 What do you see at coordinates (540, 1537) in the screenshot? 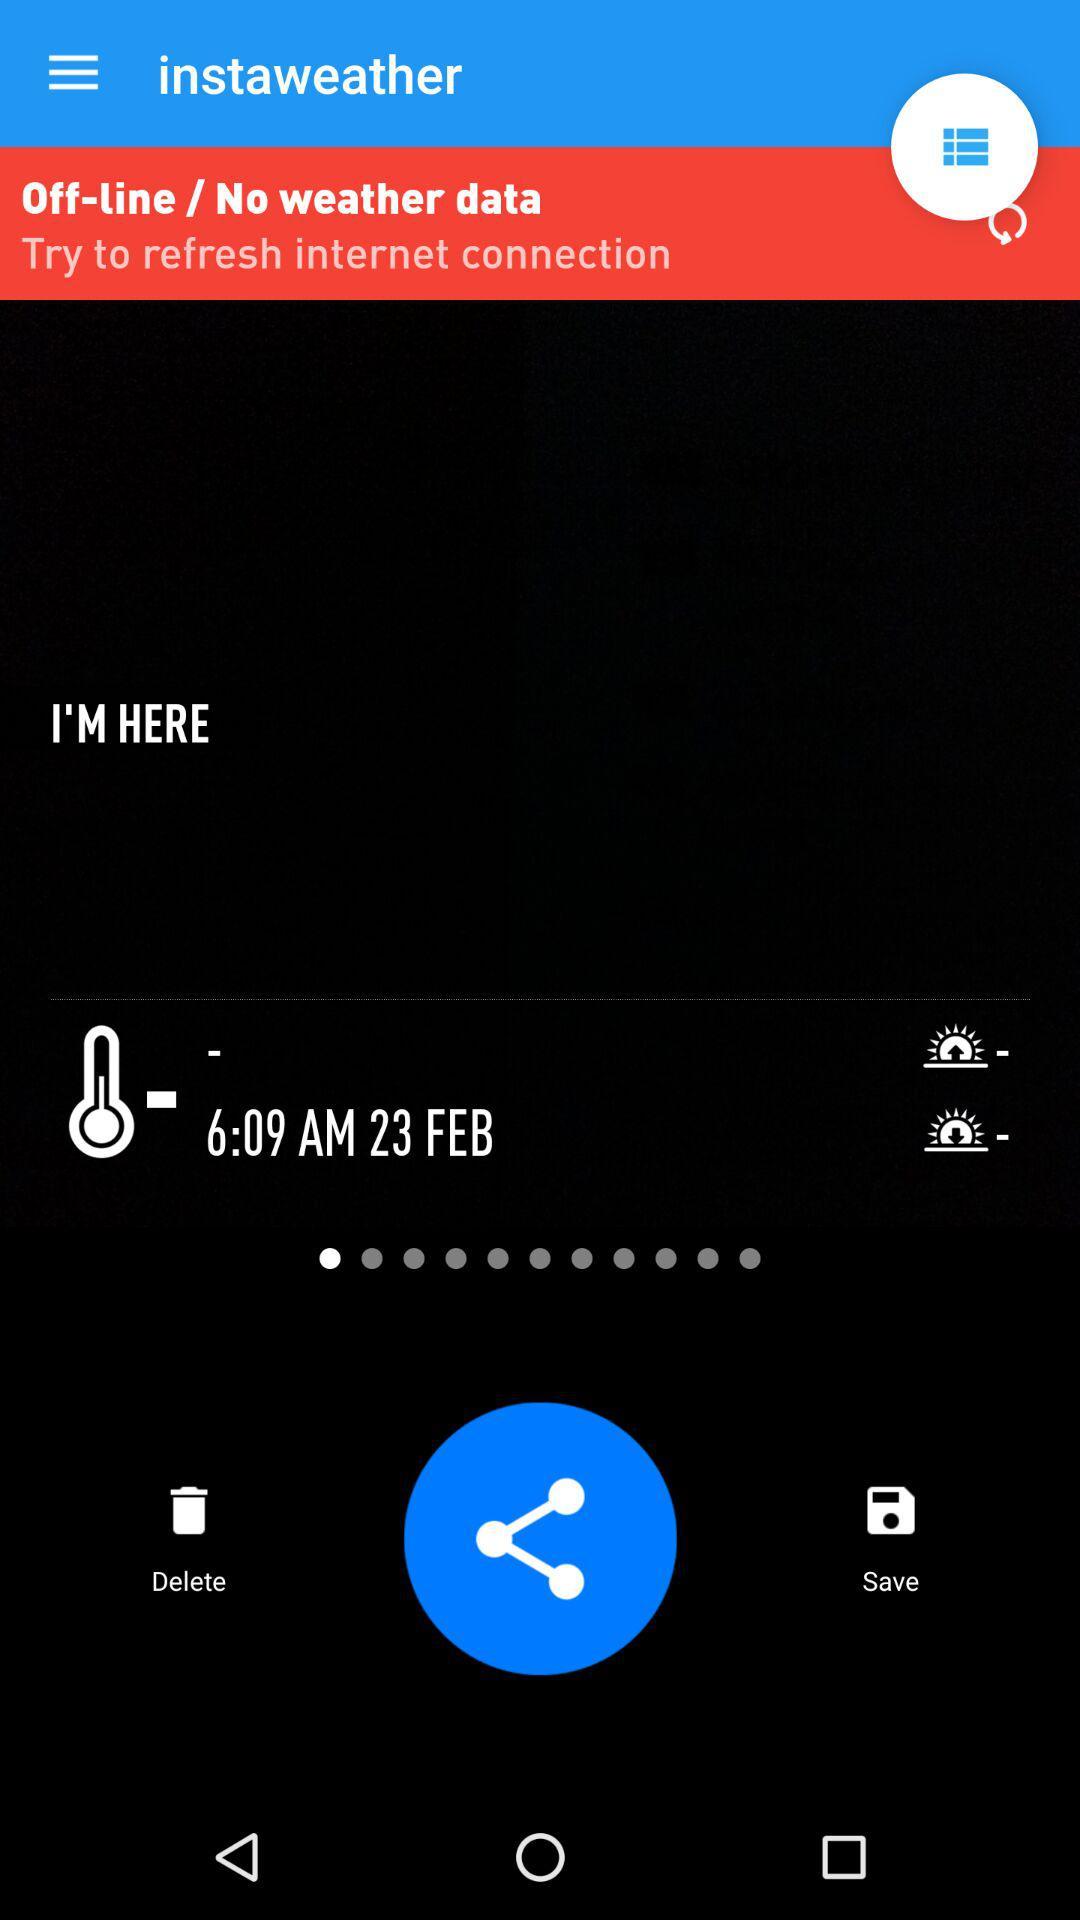
I see `the app to the left of the save app` at bounding box center [540, 1537].